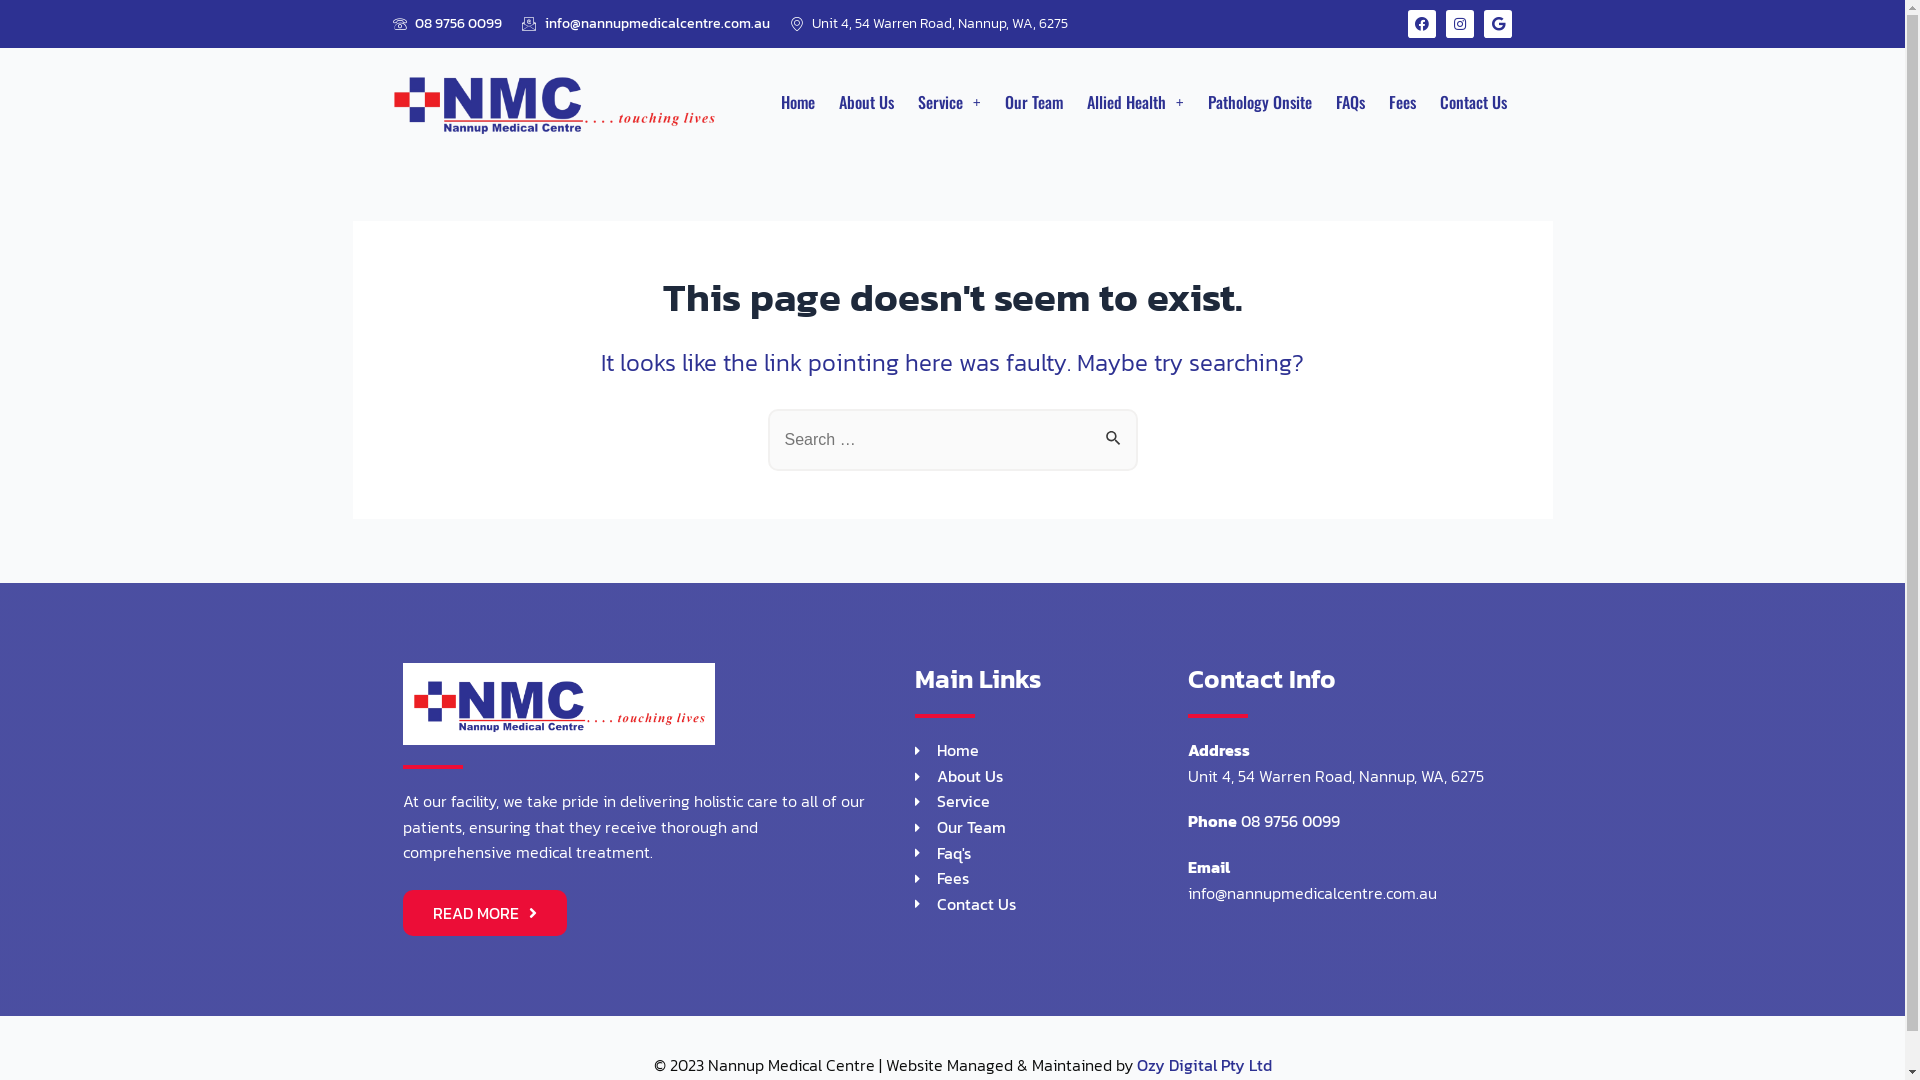 This screenshot has height=1080, width=1920. What do you see at coordinates (646, 23) in the screenshot?
I see `'info@nannupmedicalcentre.com.au'` at bounding box center [646, 23].